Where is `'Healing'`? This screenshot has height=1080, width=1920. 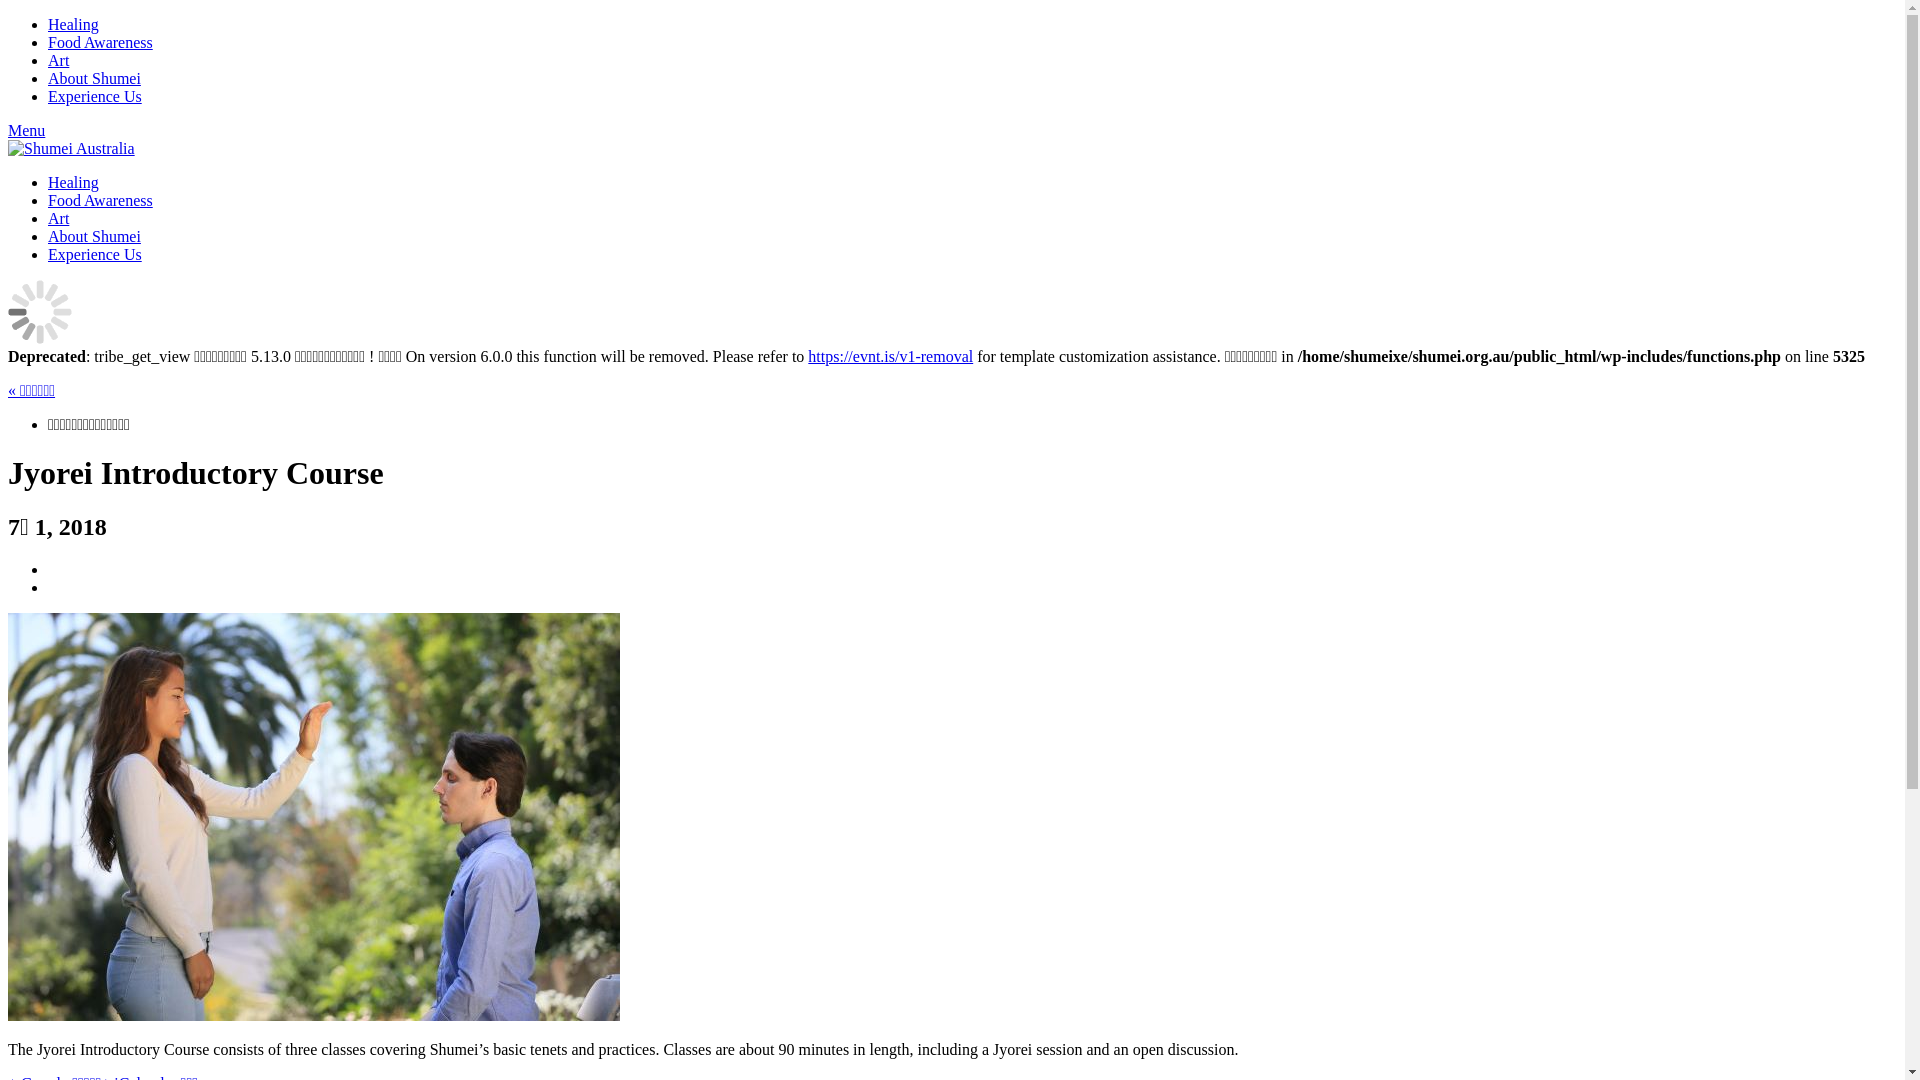 'Healing' is located at coordinates (73, 24).